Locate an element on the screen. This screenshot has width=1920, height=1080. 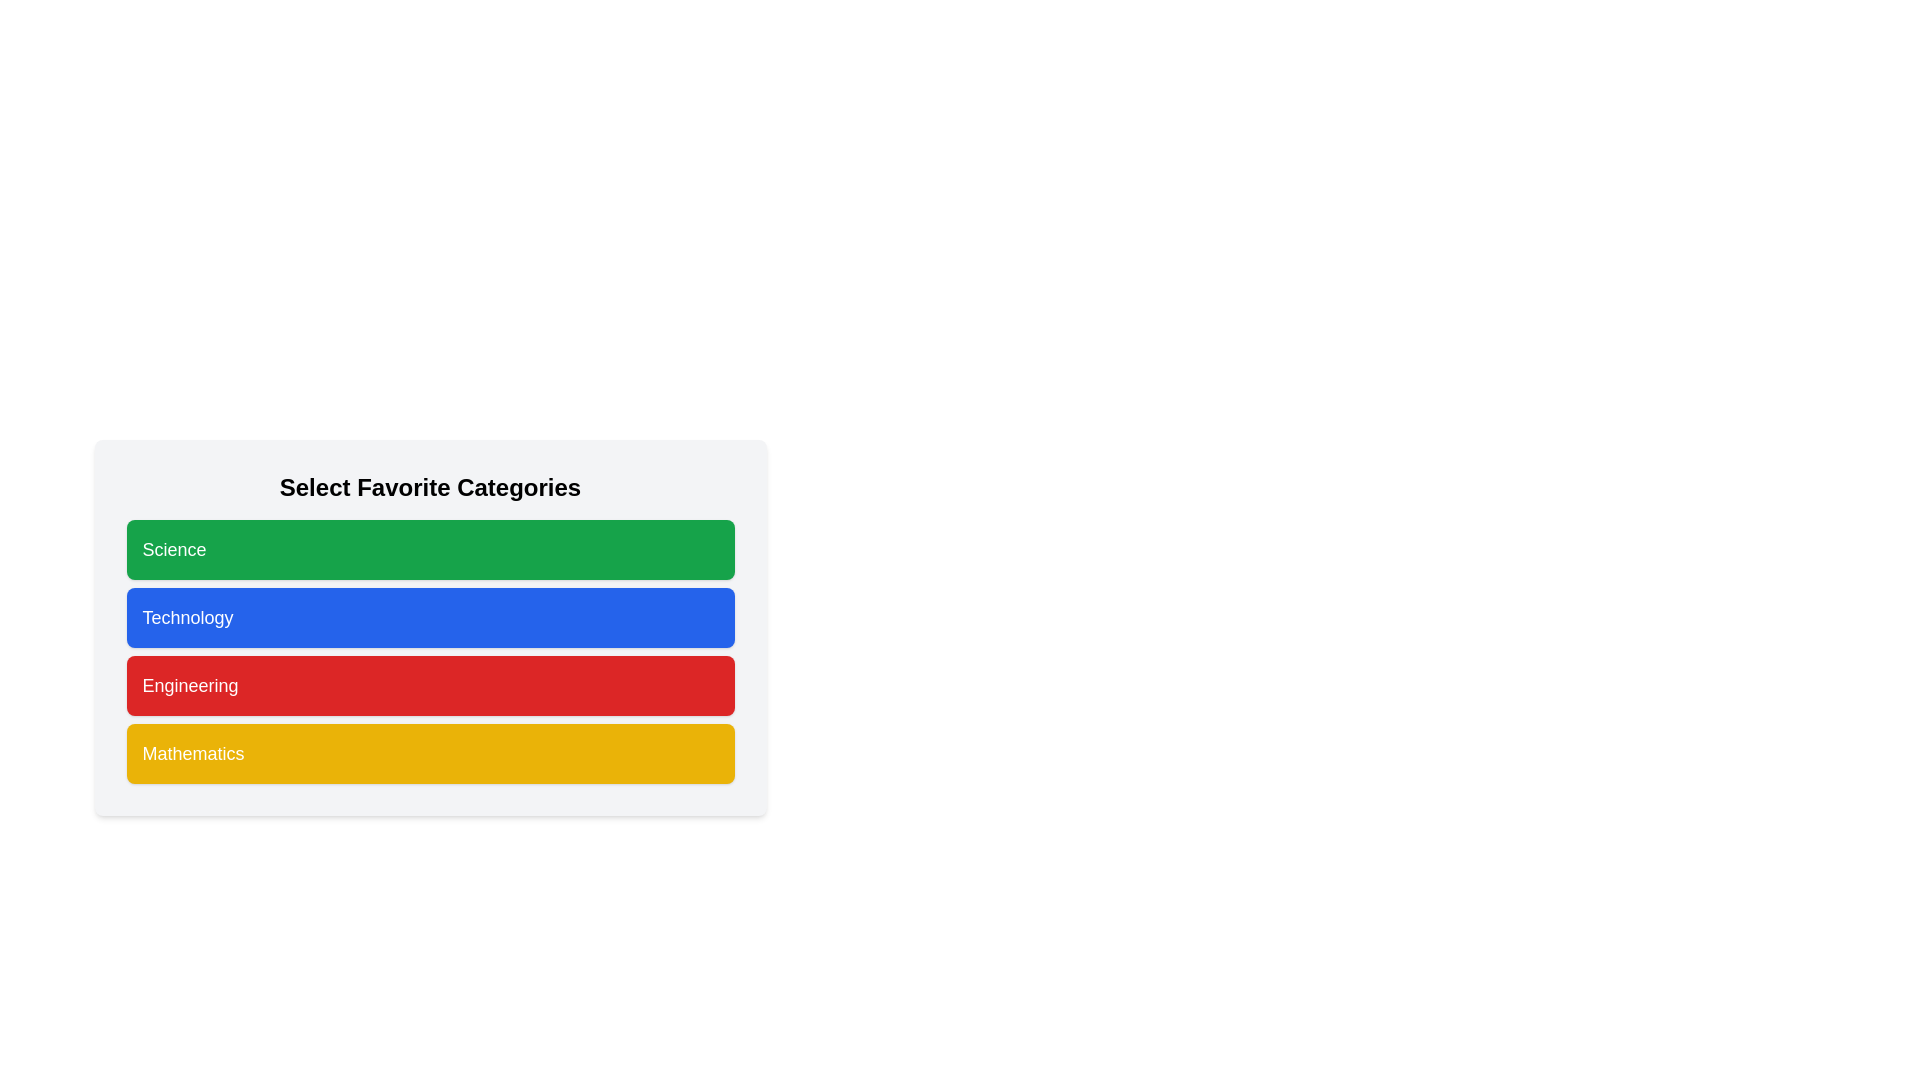
the blue rectangular button labeled 'Technology', which is the second button from the top in the 'Select Favorite Categories' section is located at coordinates (429, 625).